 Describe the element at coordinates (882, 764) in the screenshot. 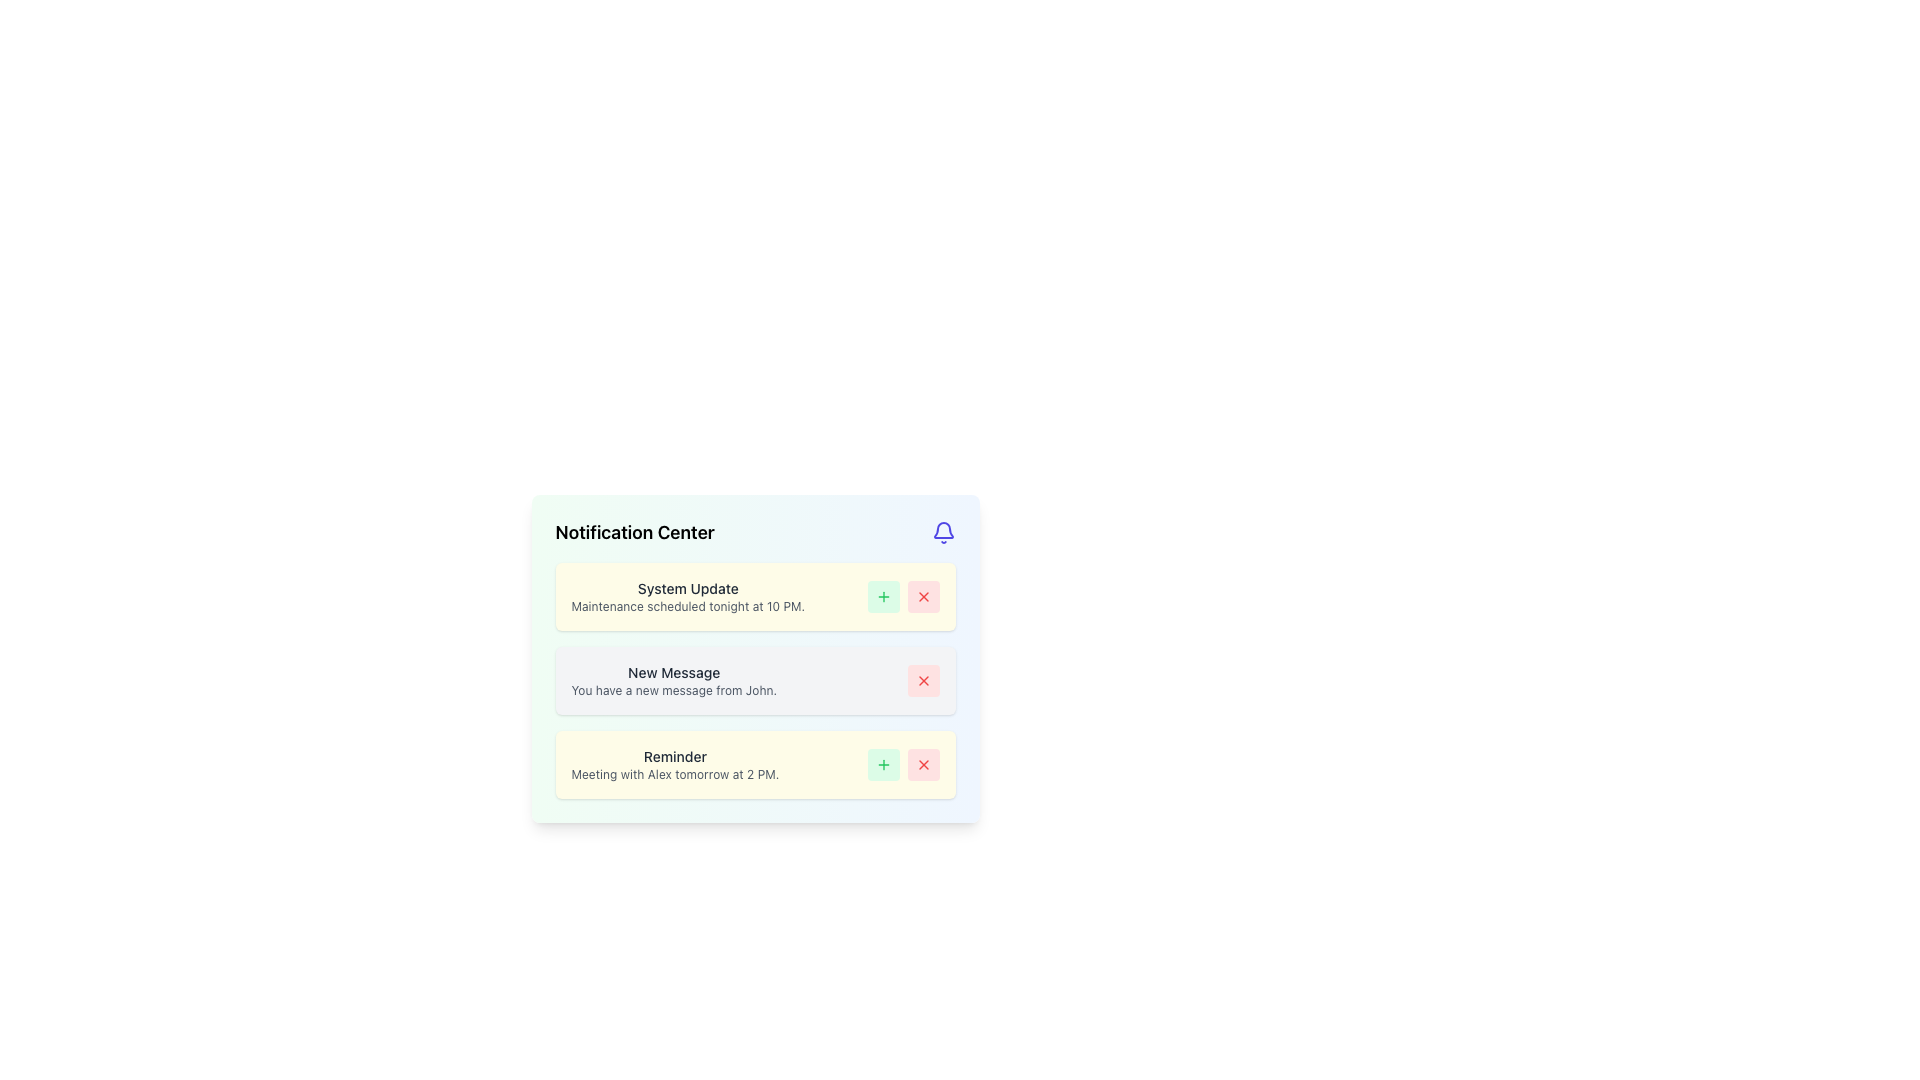

I see `the icon button in the notification panel labeled 'Reminder'` at that location.